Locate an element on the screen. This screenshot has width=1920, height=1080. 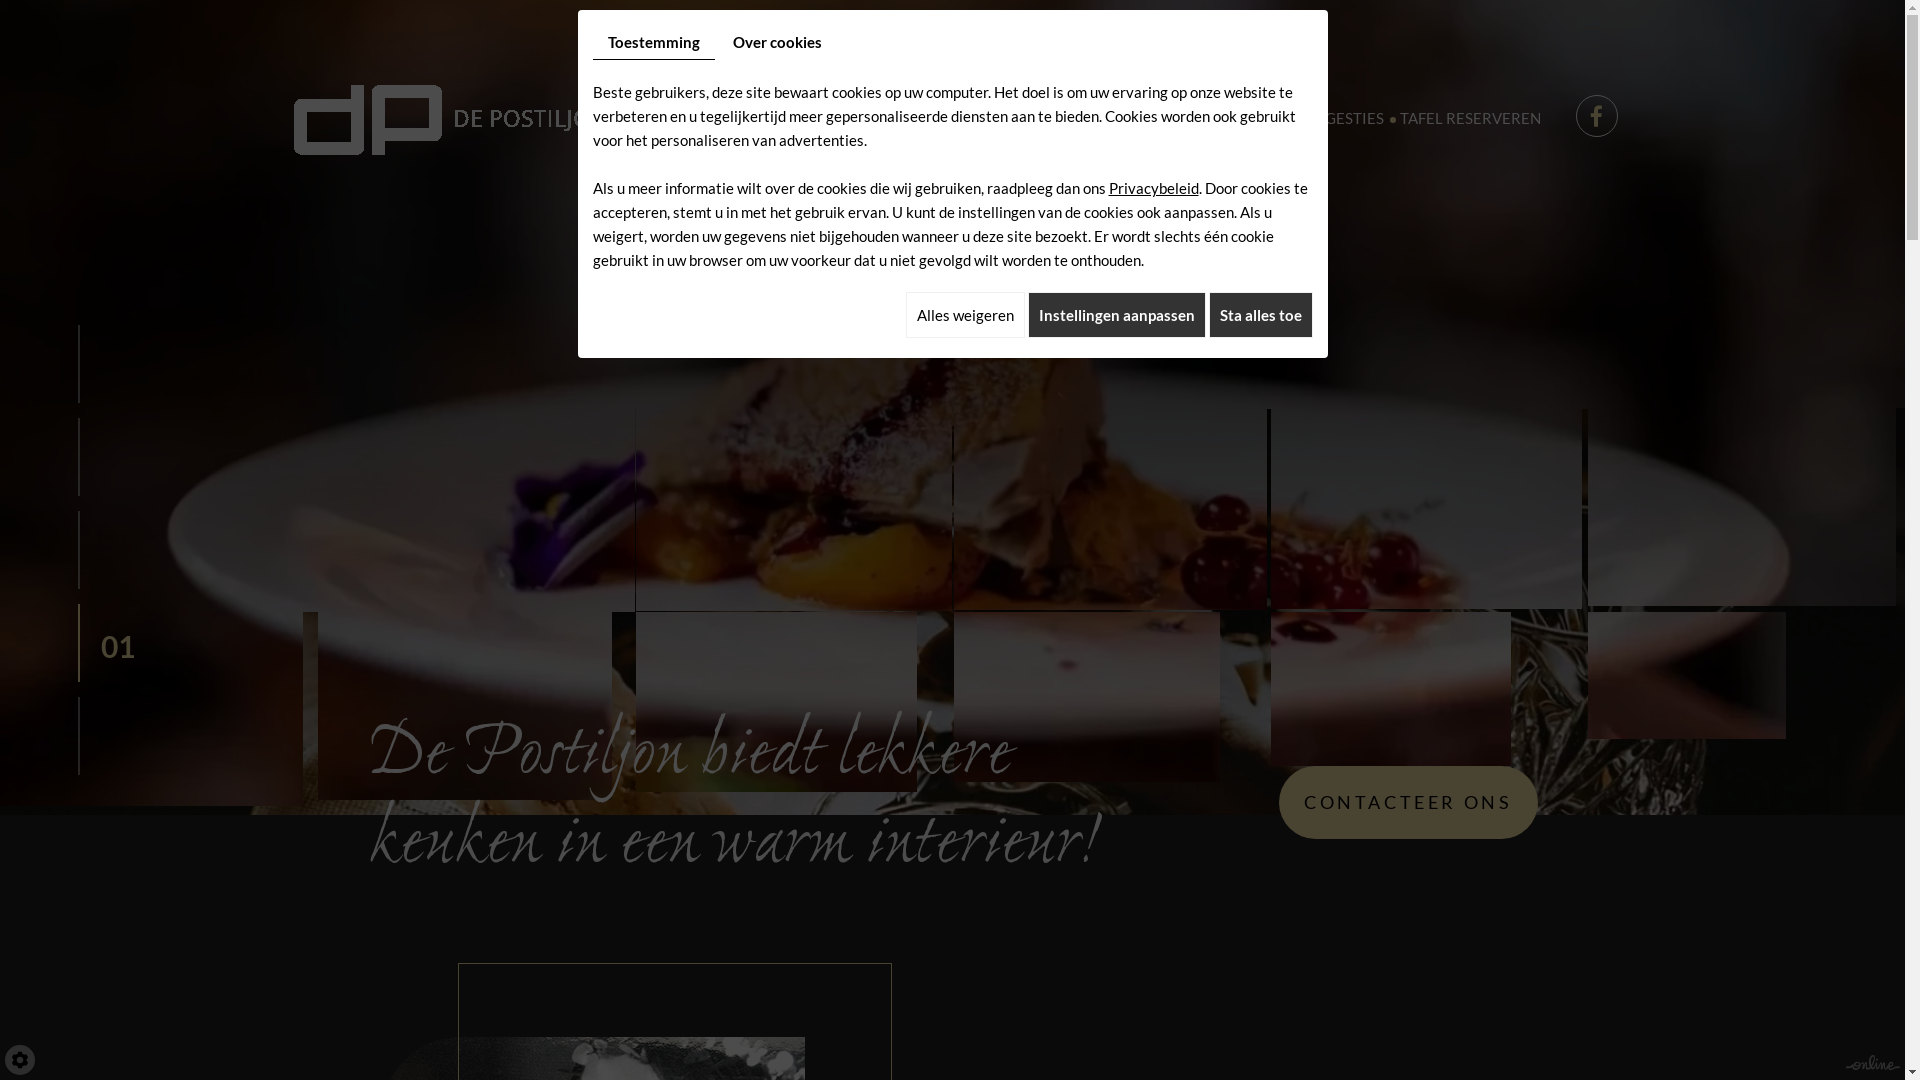
'Instellingen aanpassen' is located at coordinates (1116, 315).